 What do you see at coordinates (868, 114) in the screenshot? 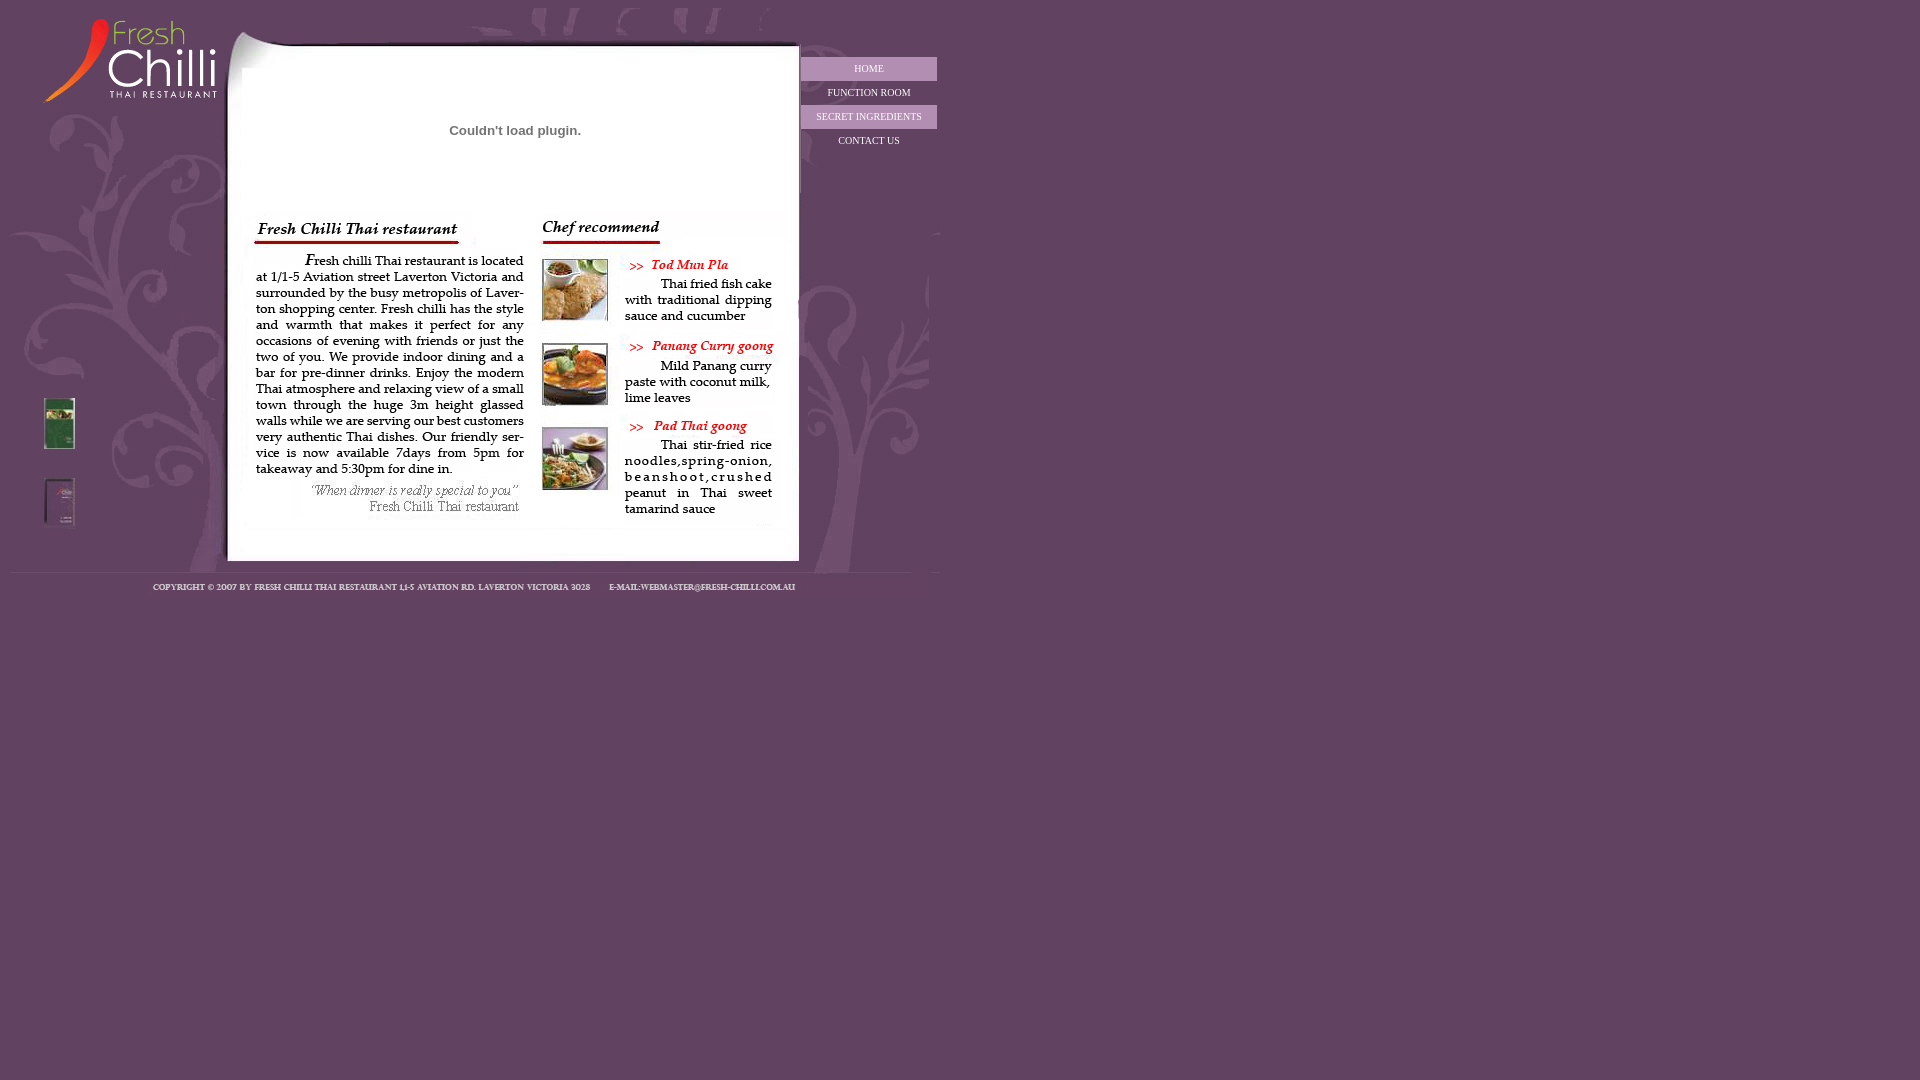
I see `'SECRET INGREDIENTS'` at bounding box center [868, 114].